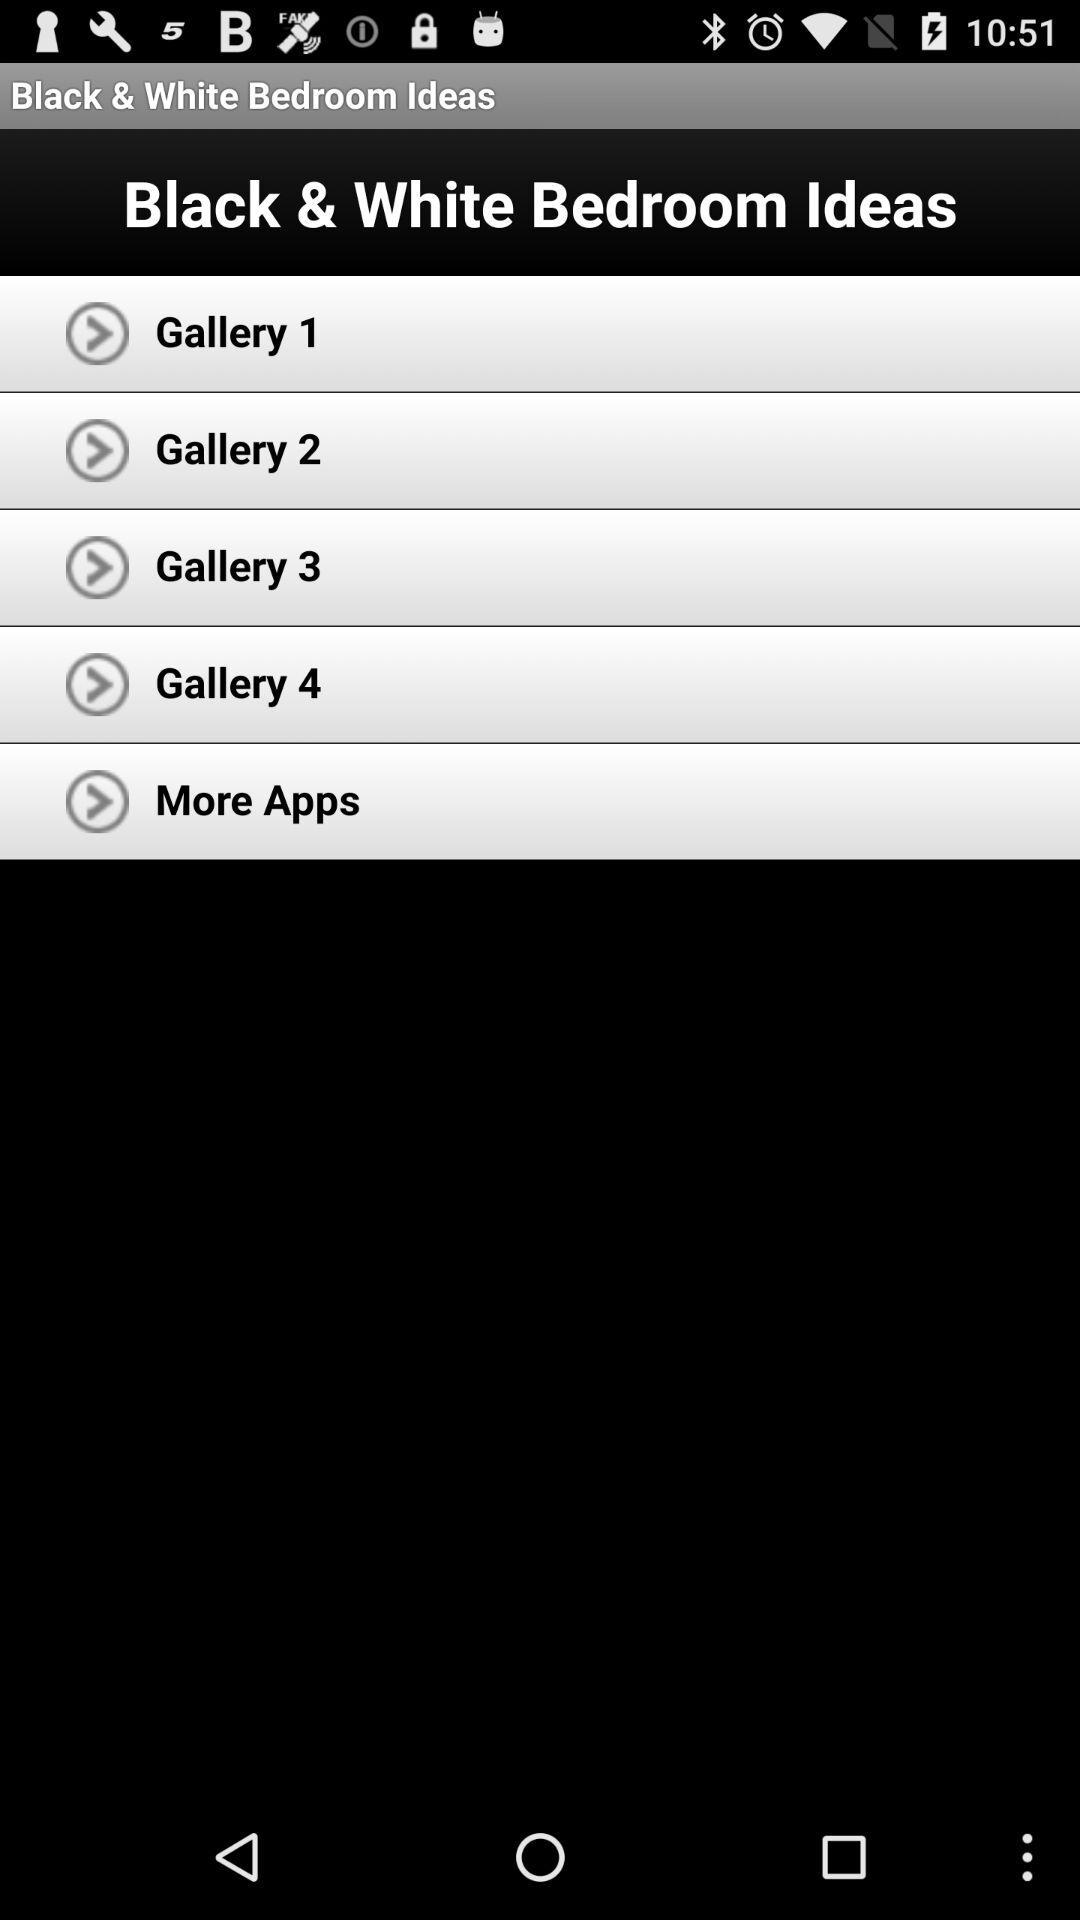  I want to click on the icon below the gallery 3, so click(237, 681).